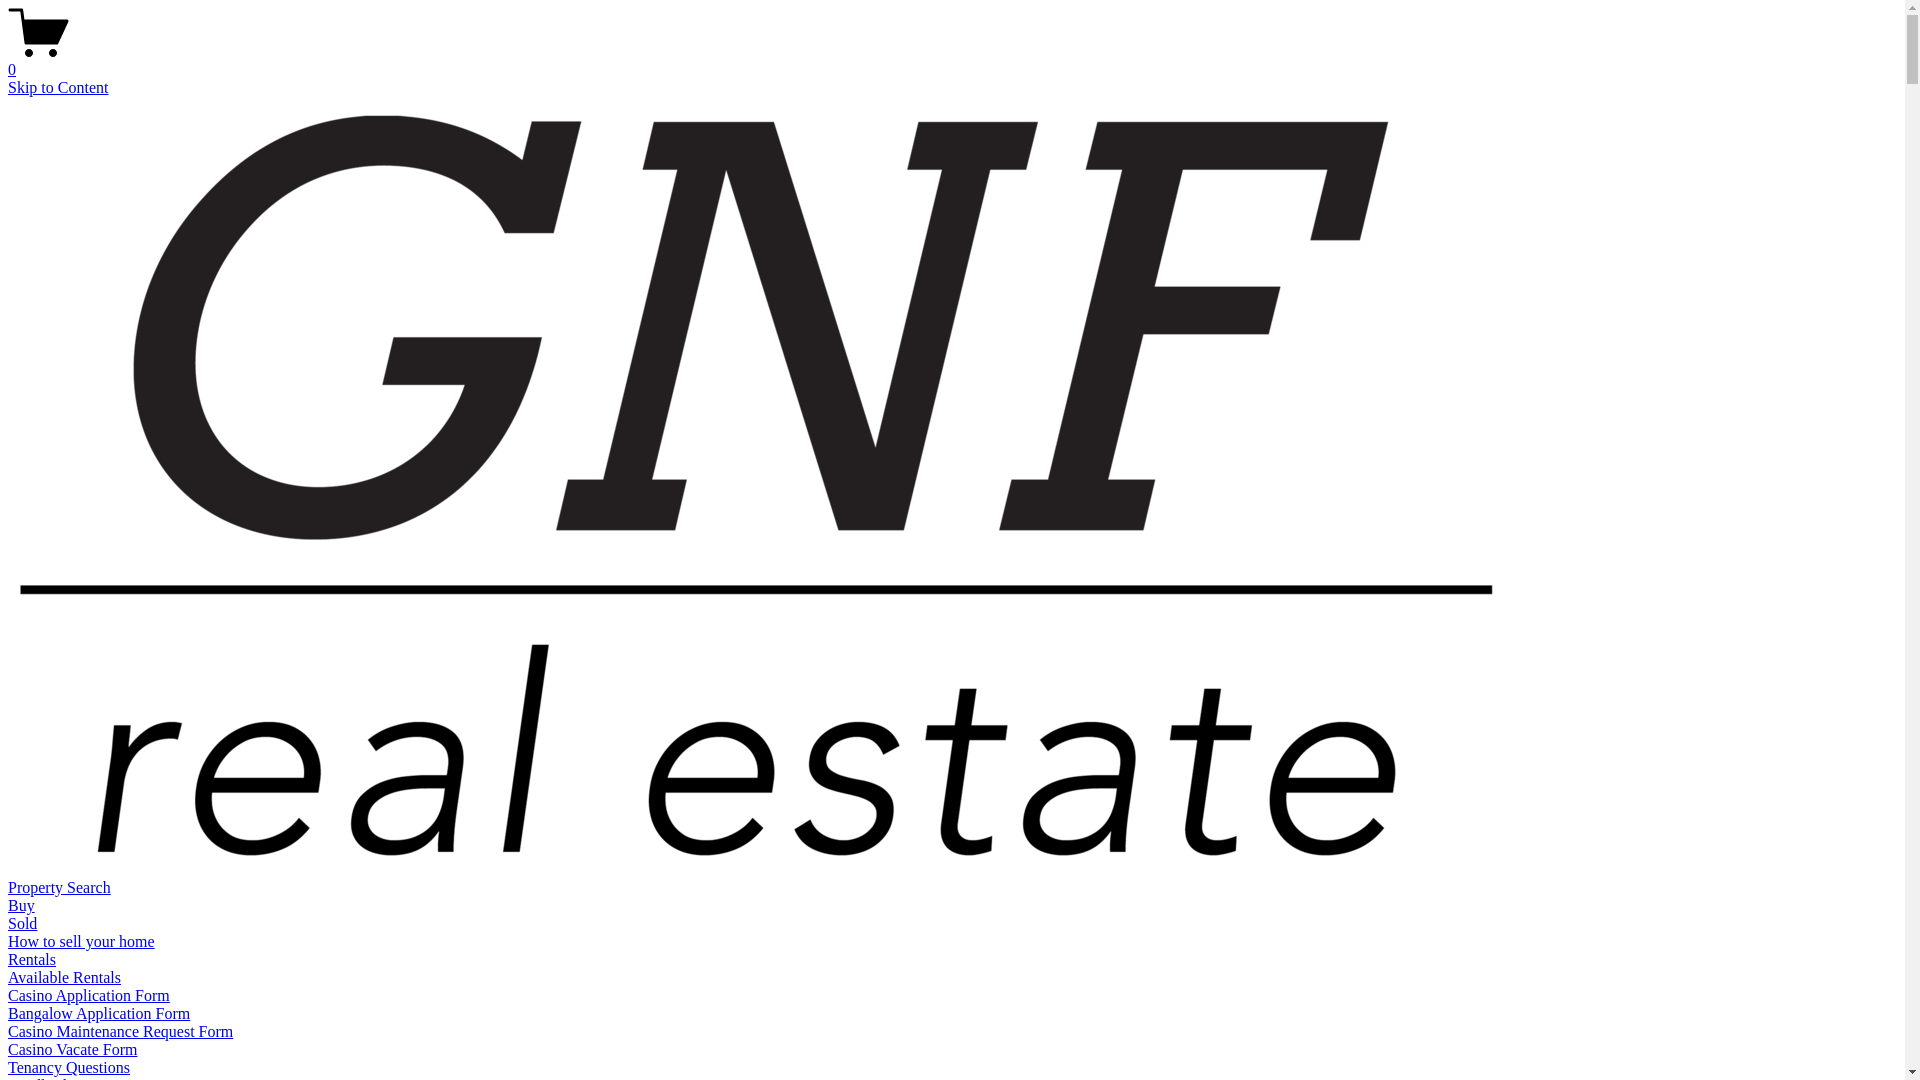  Describe the element at coordinates (32, 958) in the screenshot. I see `'Rentals'` at that location.